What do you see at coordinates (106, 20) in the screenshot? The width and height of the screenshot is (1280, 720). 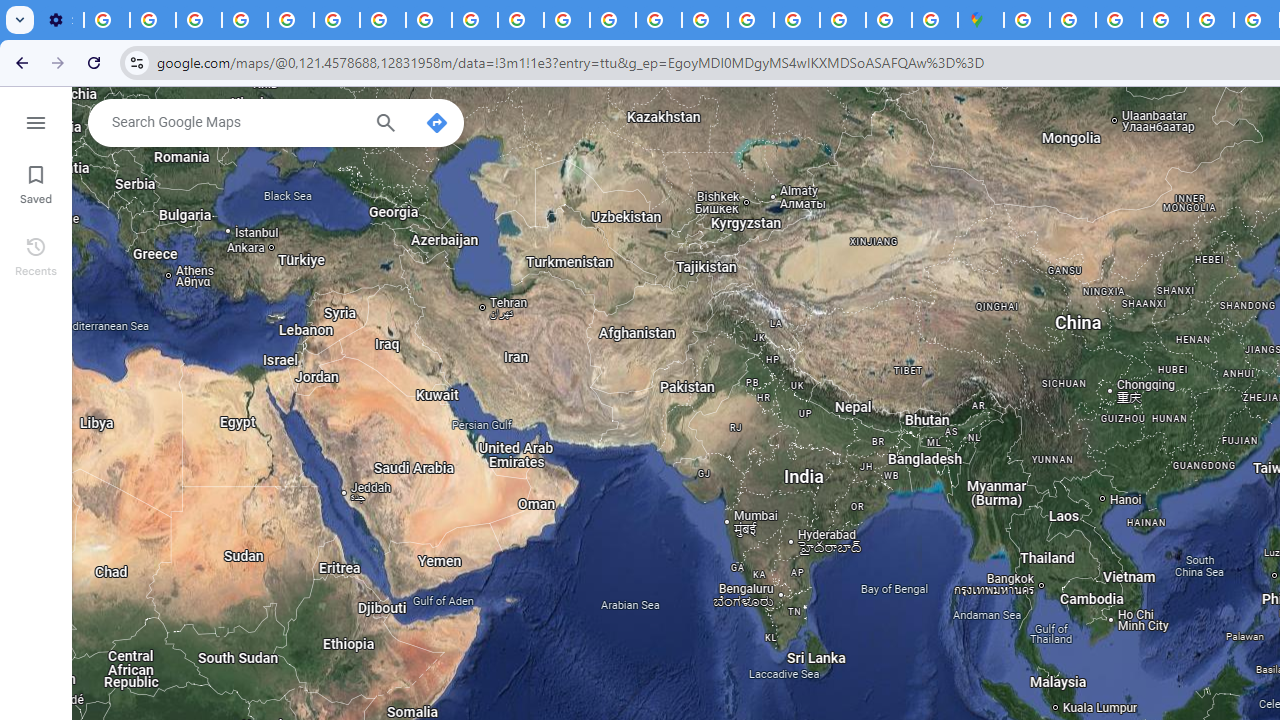 I see `'Delete photos & videos - Computer - Google Photos Help'` at bounding box center [106, 20].